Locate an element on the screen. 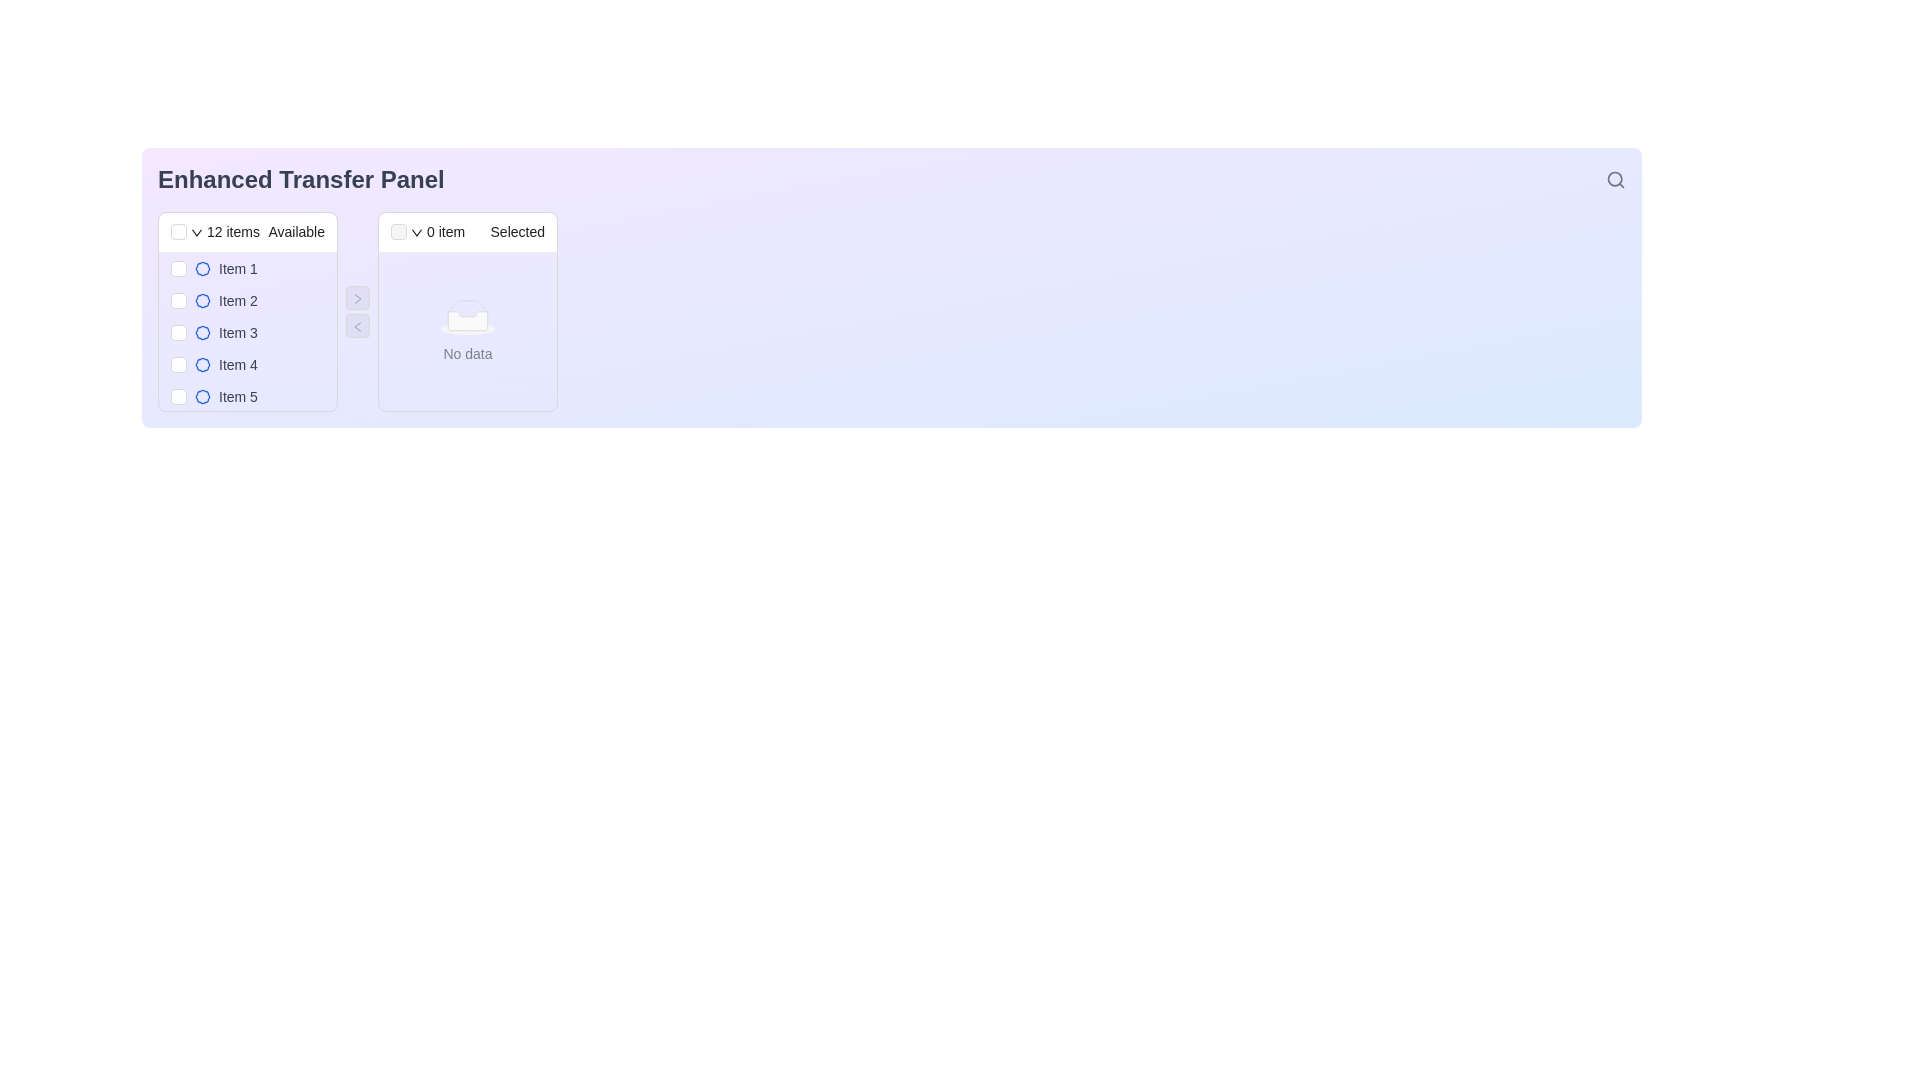  the checkbox associated with 'Item 1' is located at coordinates (178, 268).